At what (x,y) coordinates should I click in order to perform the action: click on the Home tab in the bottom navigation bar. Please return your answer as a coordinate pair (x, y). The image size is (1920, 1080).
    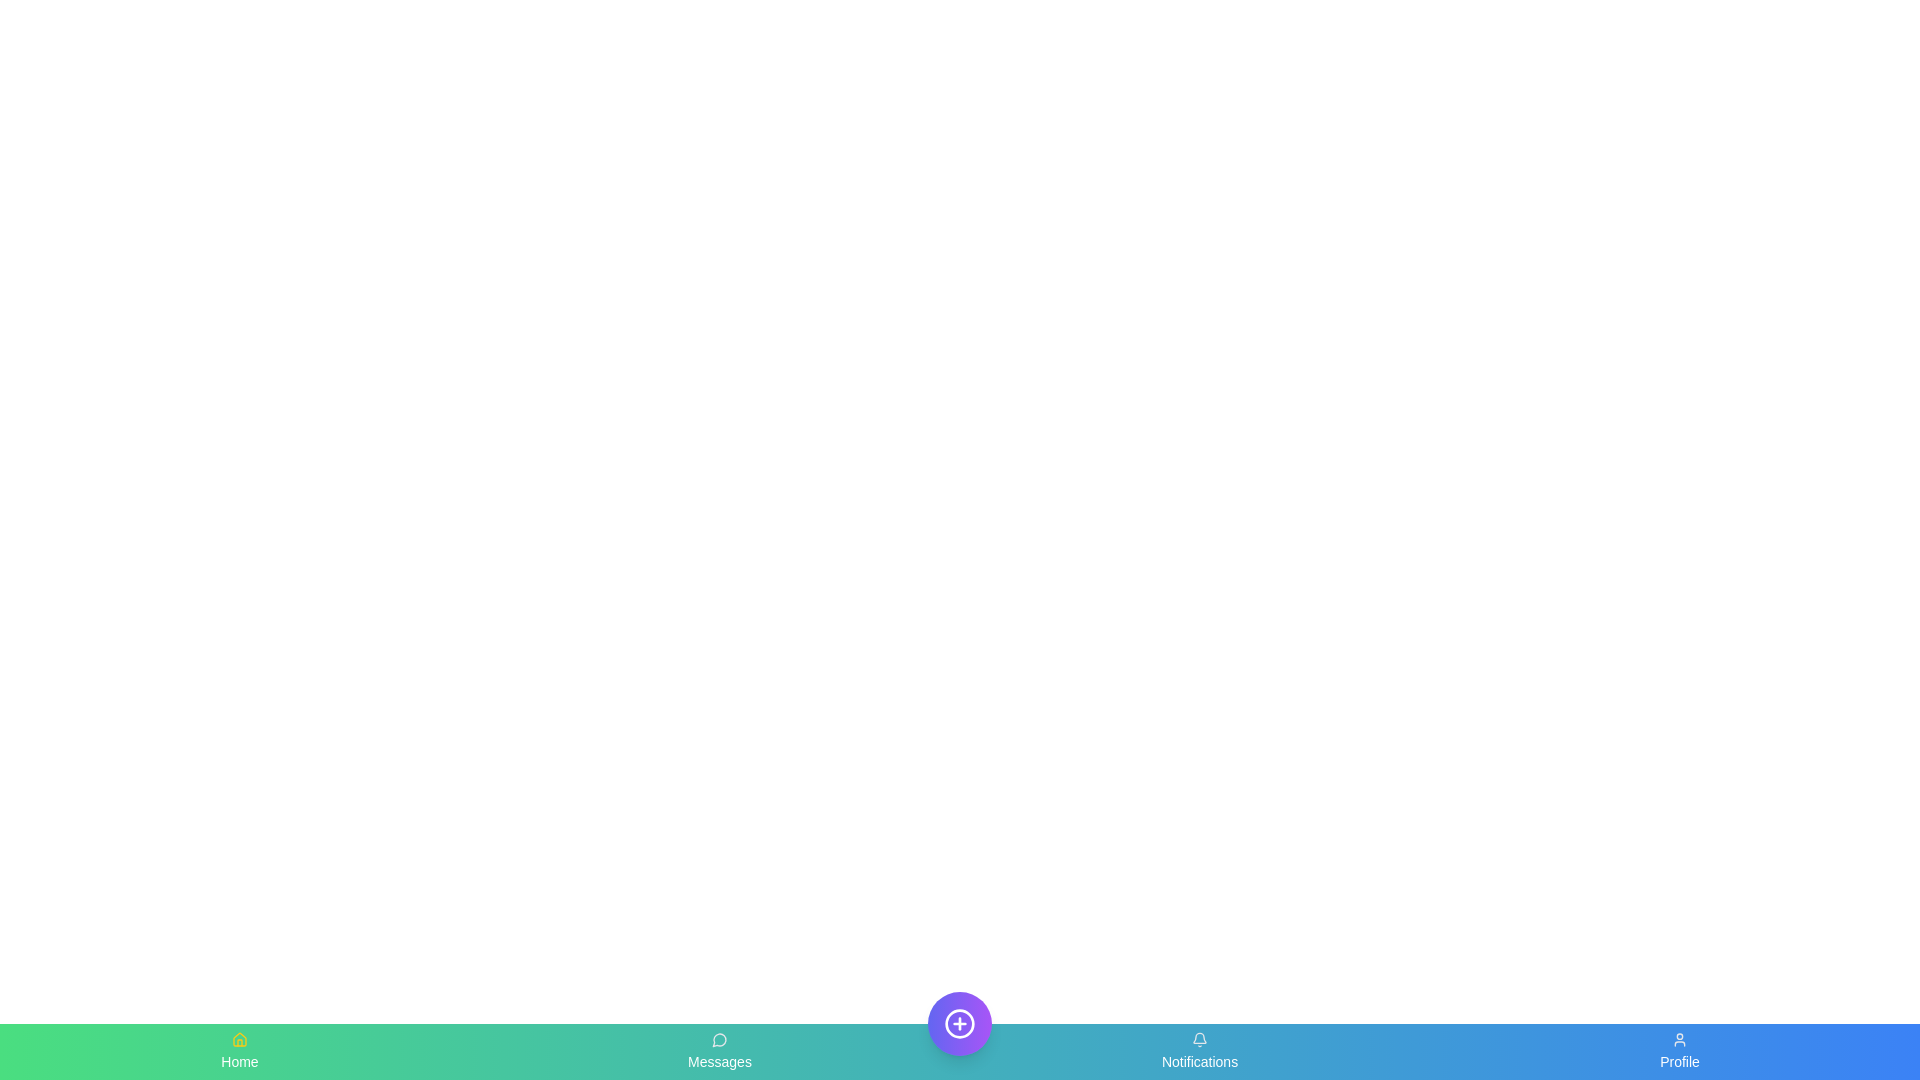
    Looking at the image, I should click on (240, 1051).